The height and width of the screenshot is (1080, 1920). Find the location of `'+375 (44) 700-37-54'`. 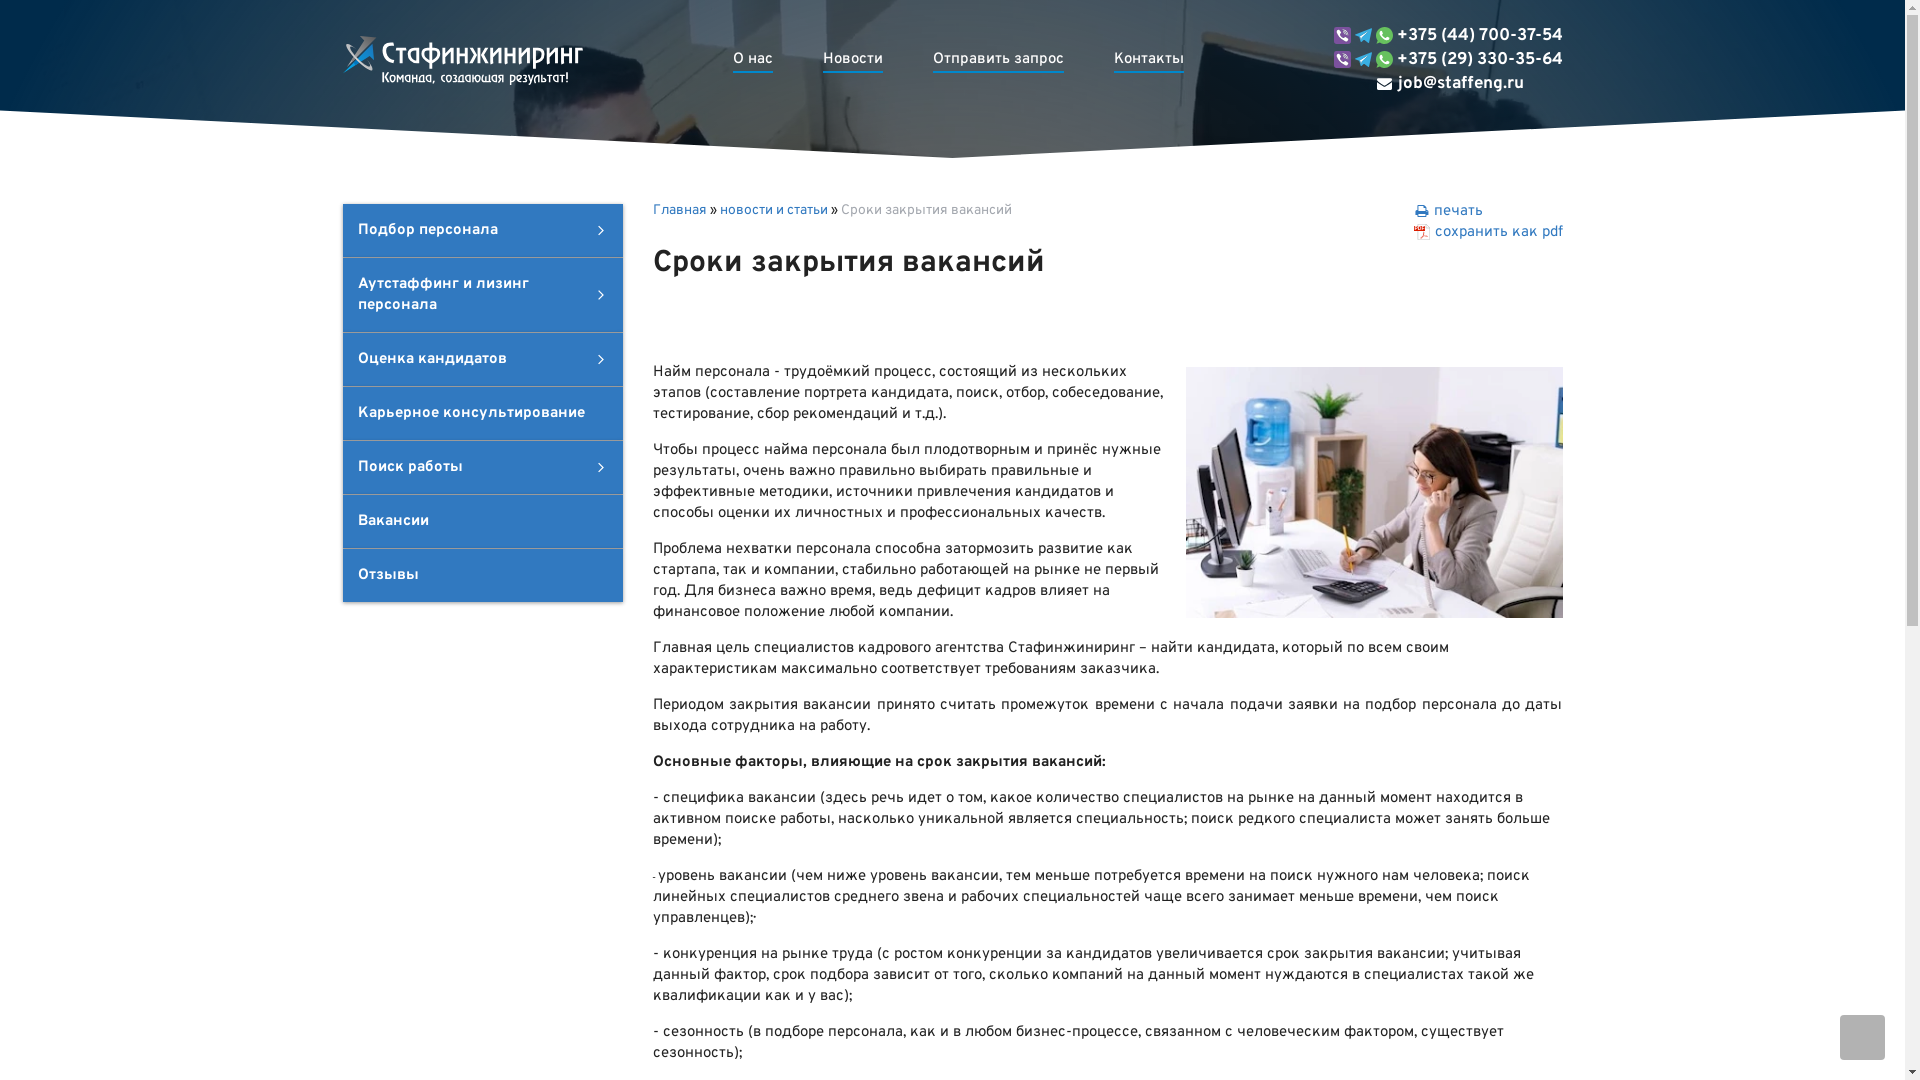

'+375 (44) 700-37-54' is located at coordinates (1448, 35).